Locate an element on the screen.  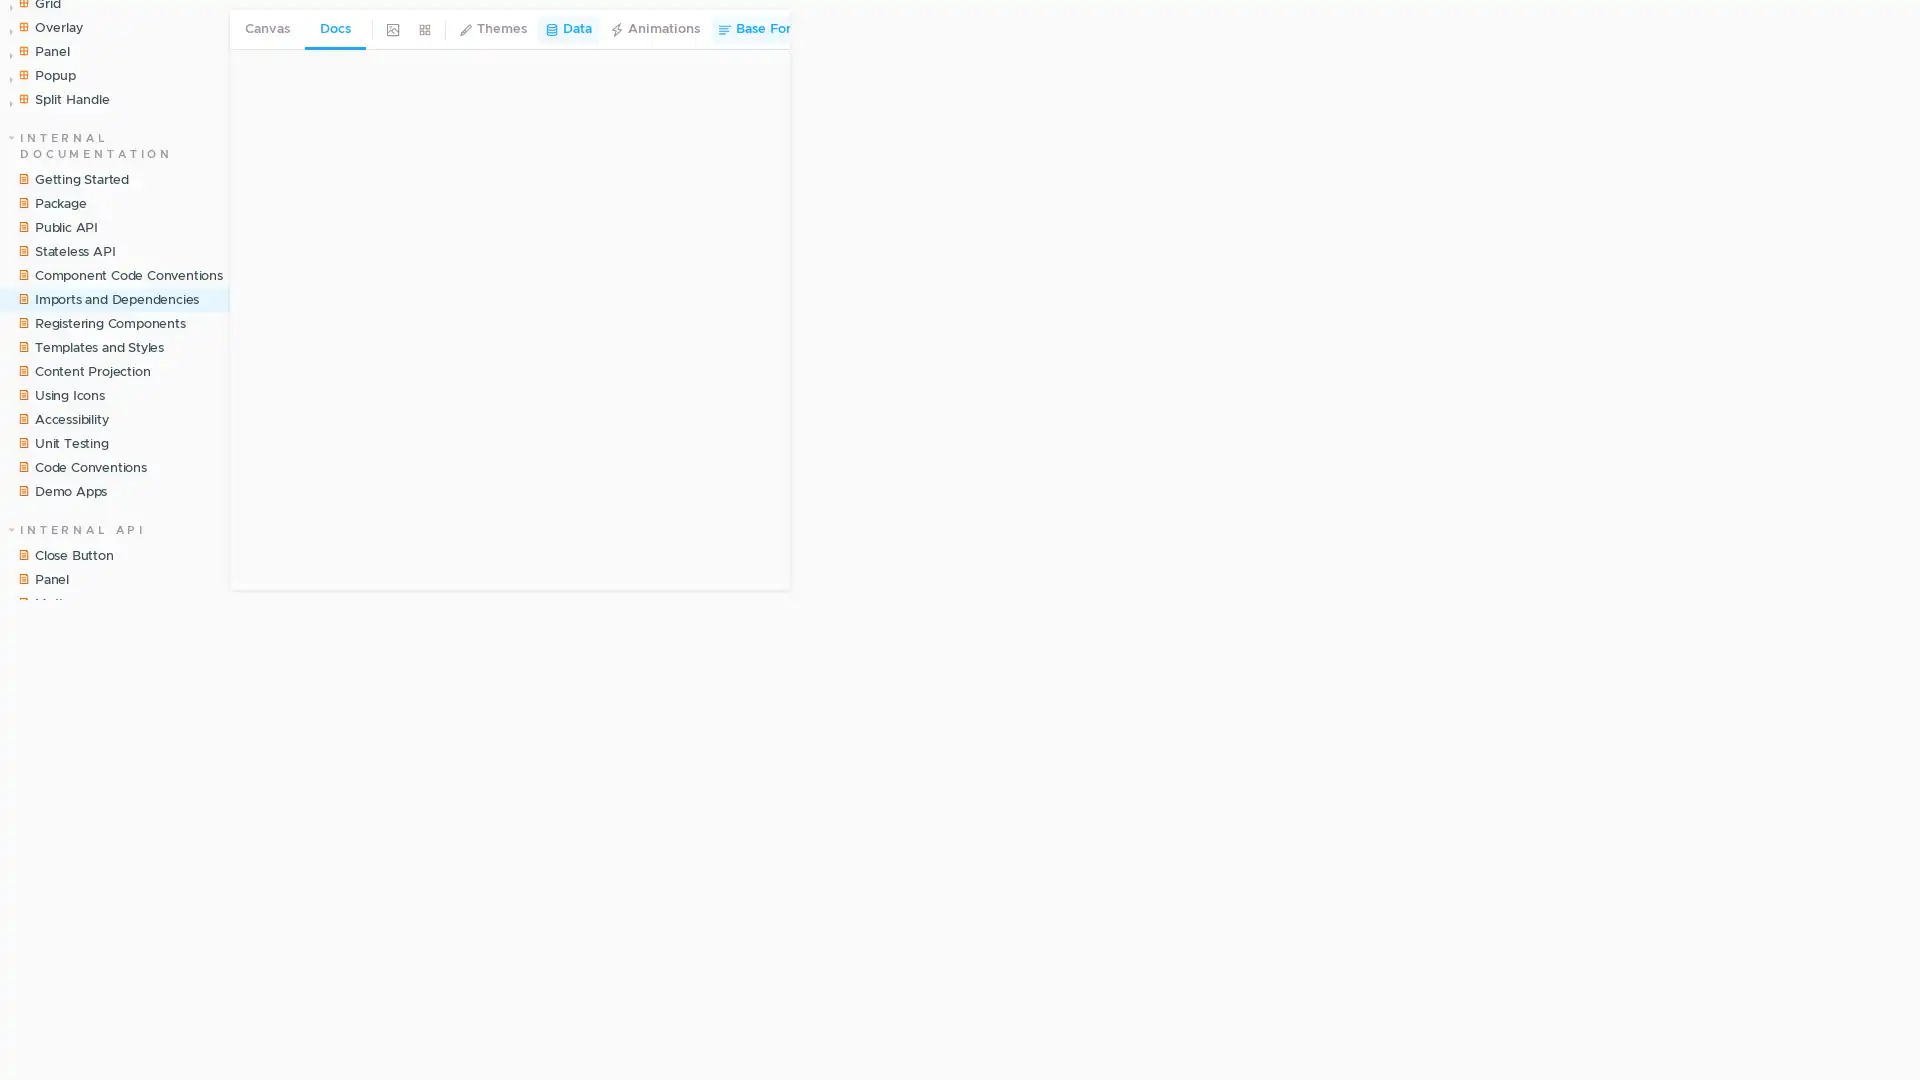
INTERNAL STORIES is located at coordinates (99, 27).